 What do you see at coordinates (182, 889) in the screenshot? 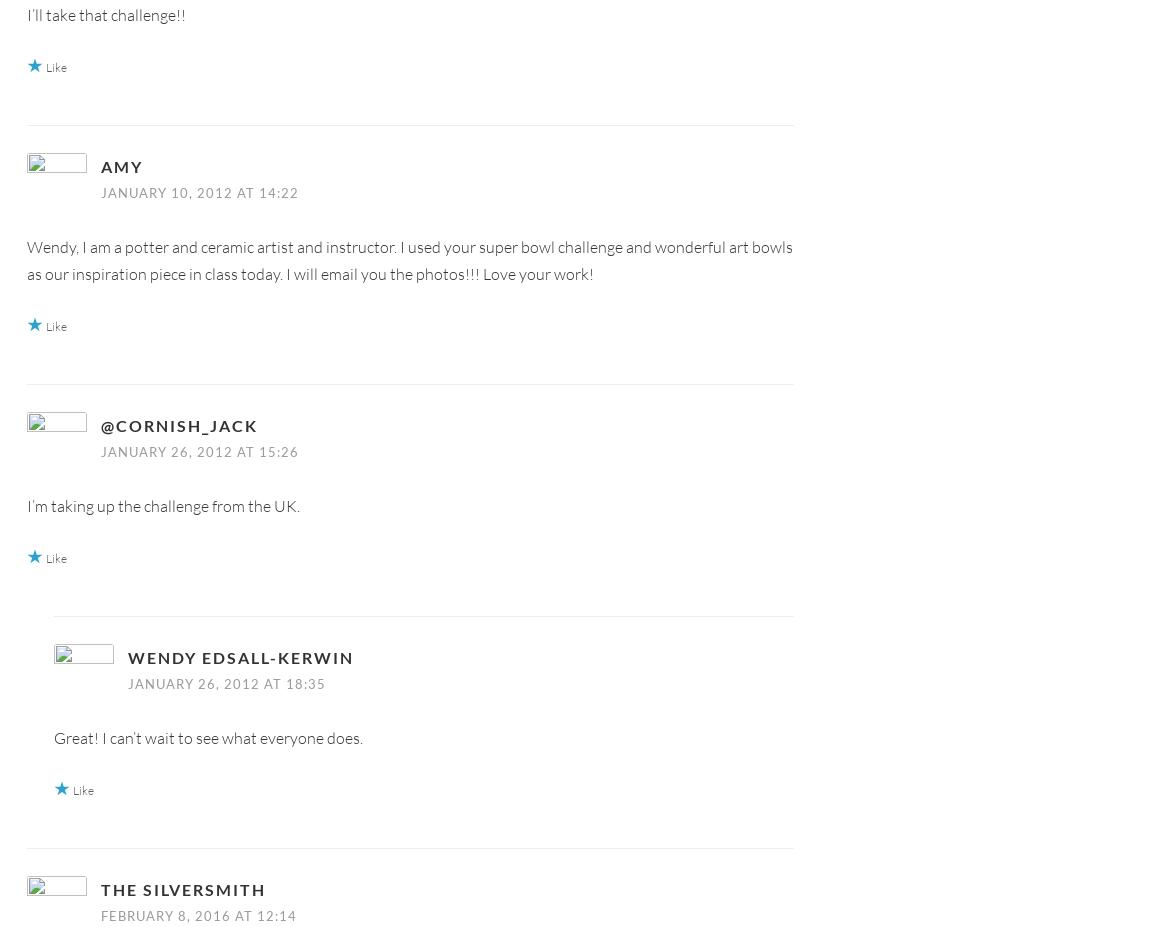
I see `'The Silversmith'` at bounding box center [182, 889].